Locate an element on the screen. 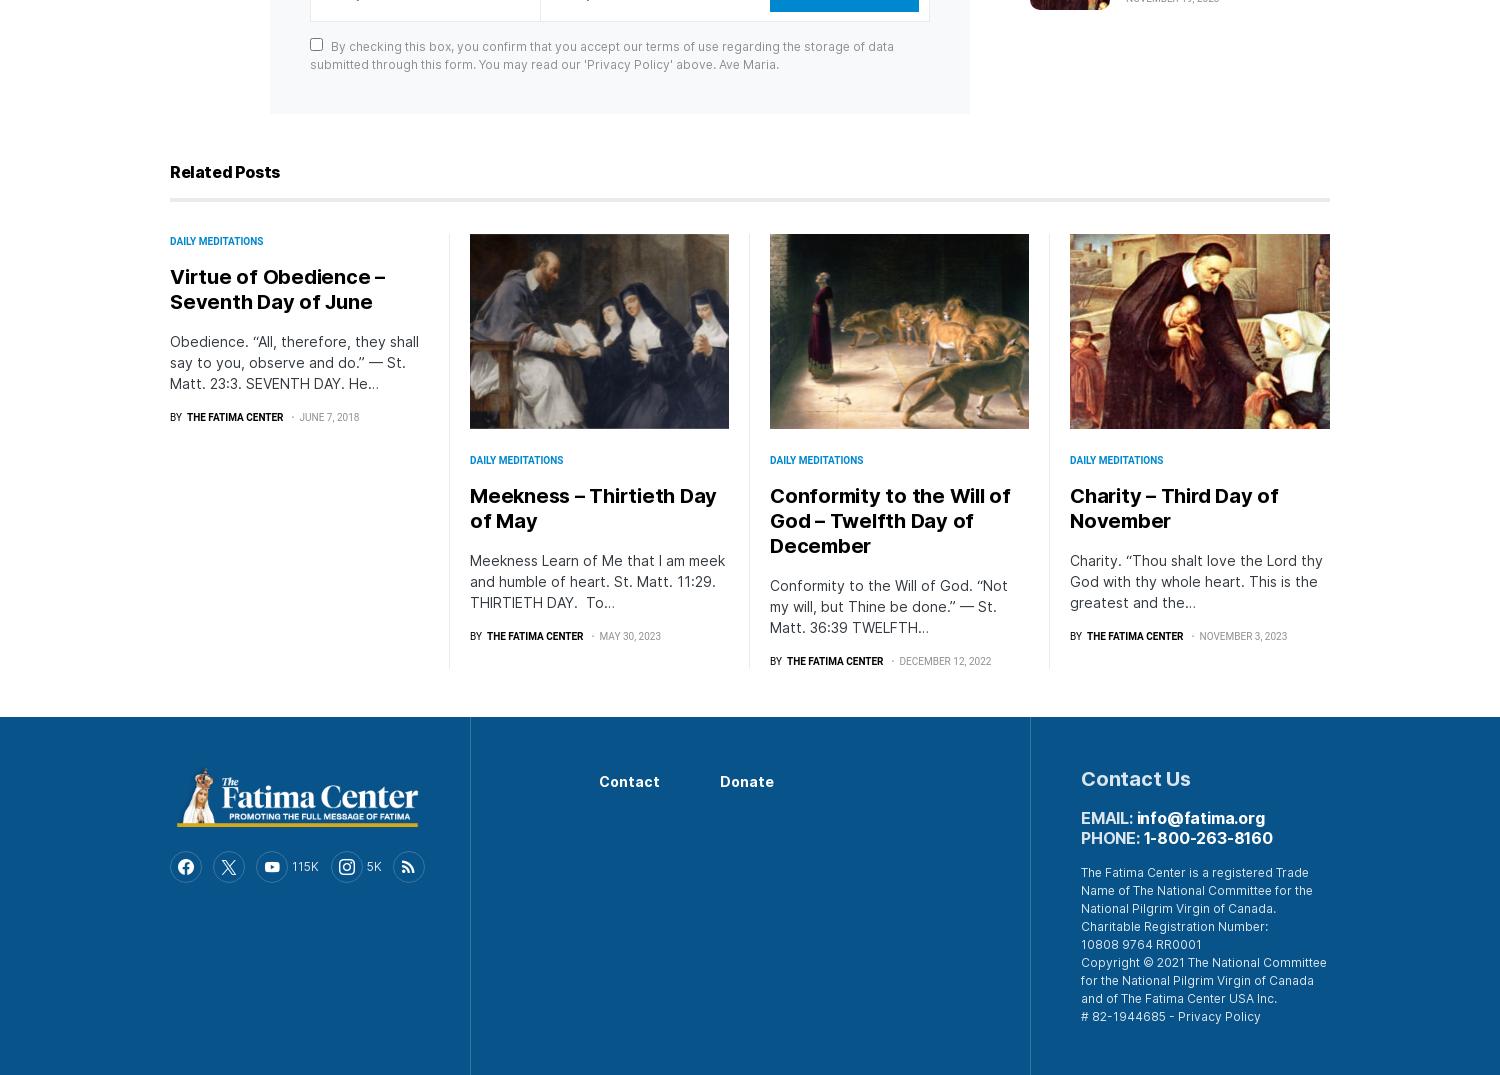  'Obedience. “All, therefore, they shall say to you, observe and do.” — St. Matt. 23:3. SEVENTH DAY. He…' is located at coordinates (294, 362).